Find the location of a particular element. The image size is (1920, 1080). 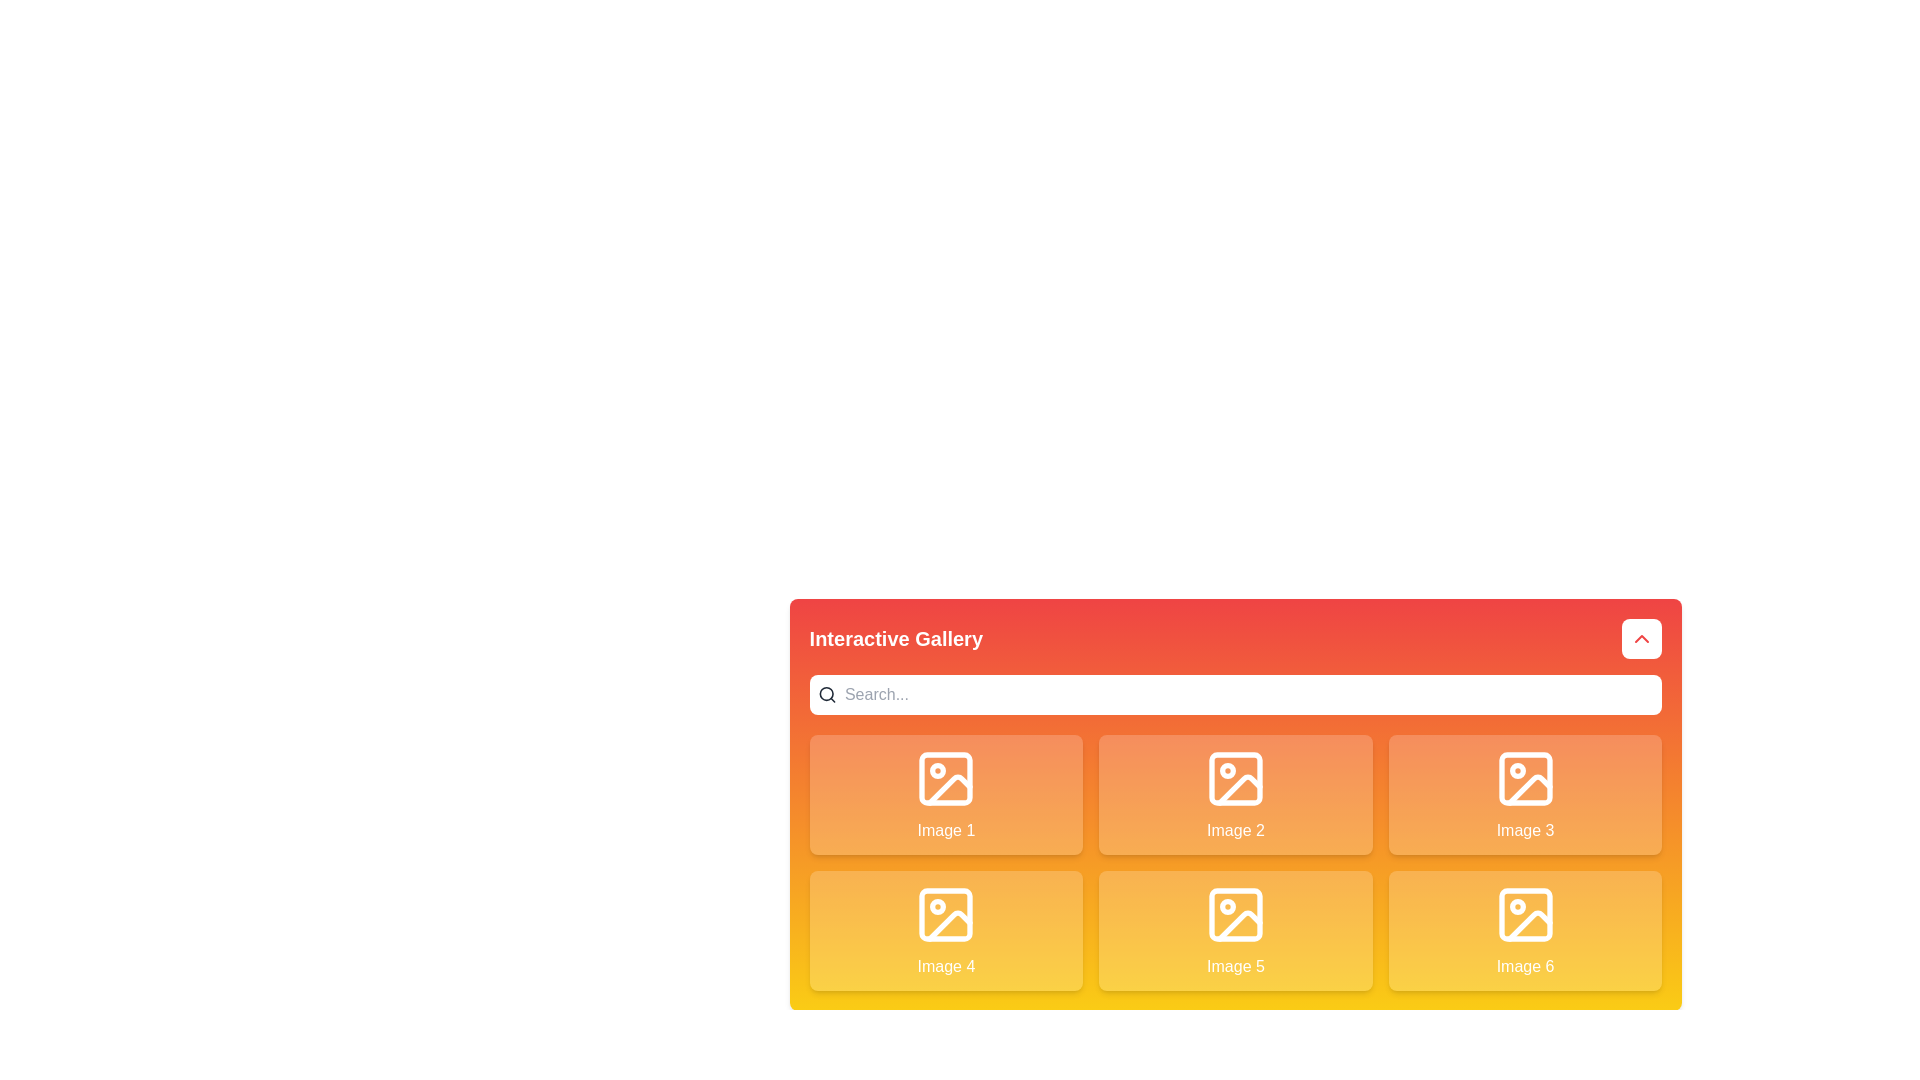

the non-interactive SVG circle element that serves a decorative purpose within the 'Image 2' card, located in the second position of the top row in the grid layout is located at coordinates (1227, 770).